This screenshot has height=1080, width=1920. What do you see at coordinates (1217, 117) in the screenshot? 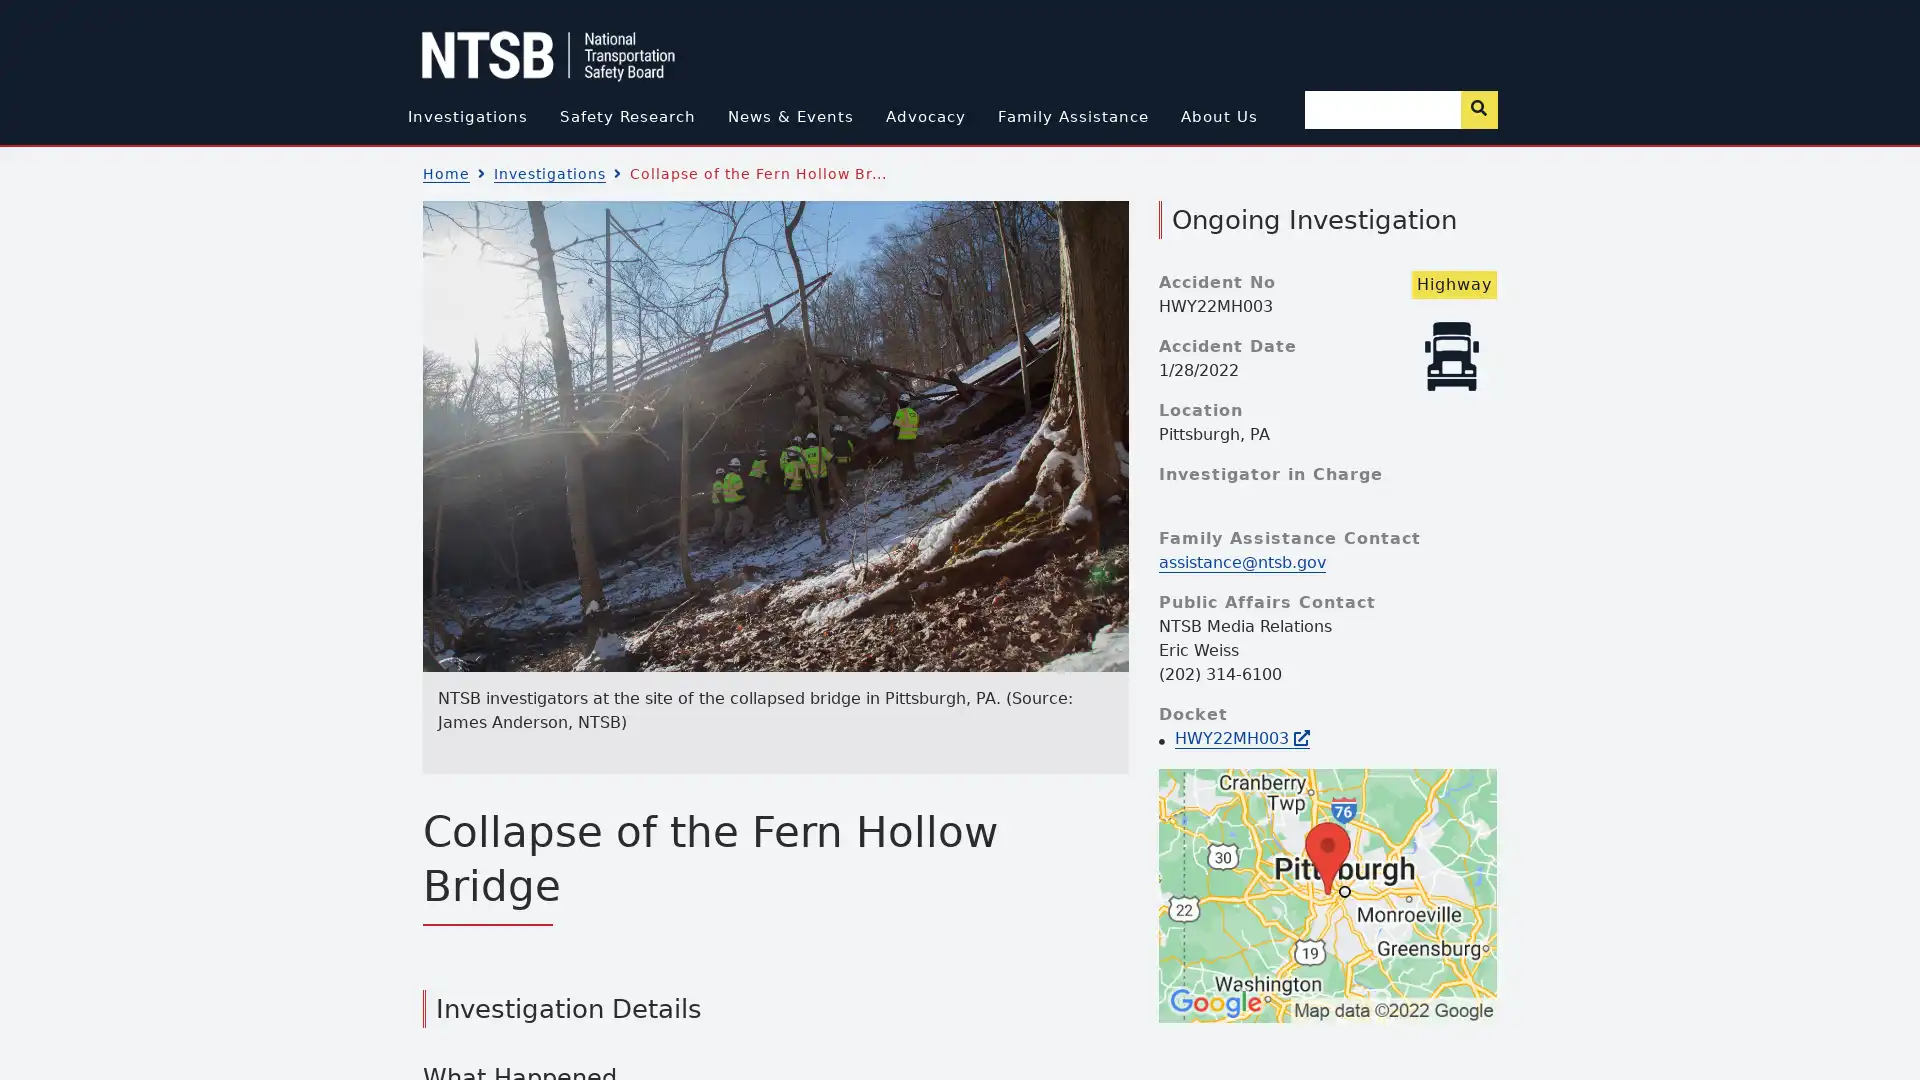
I see `About Us` at bounding box center [1217, 117].